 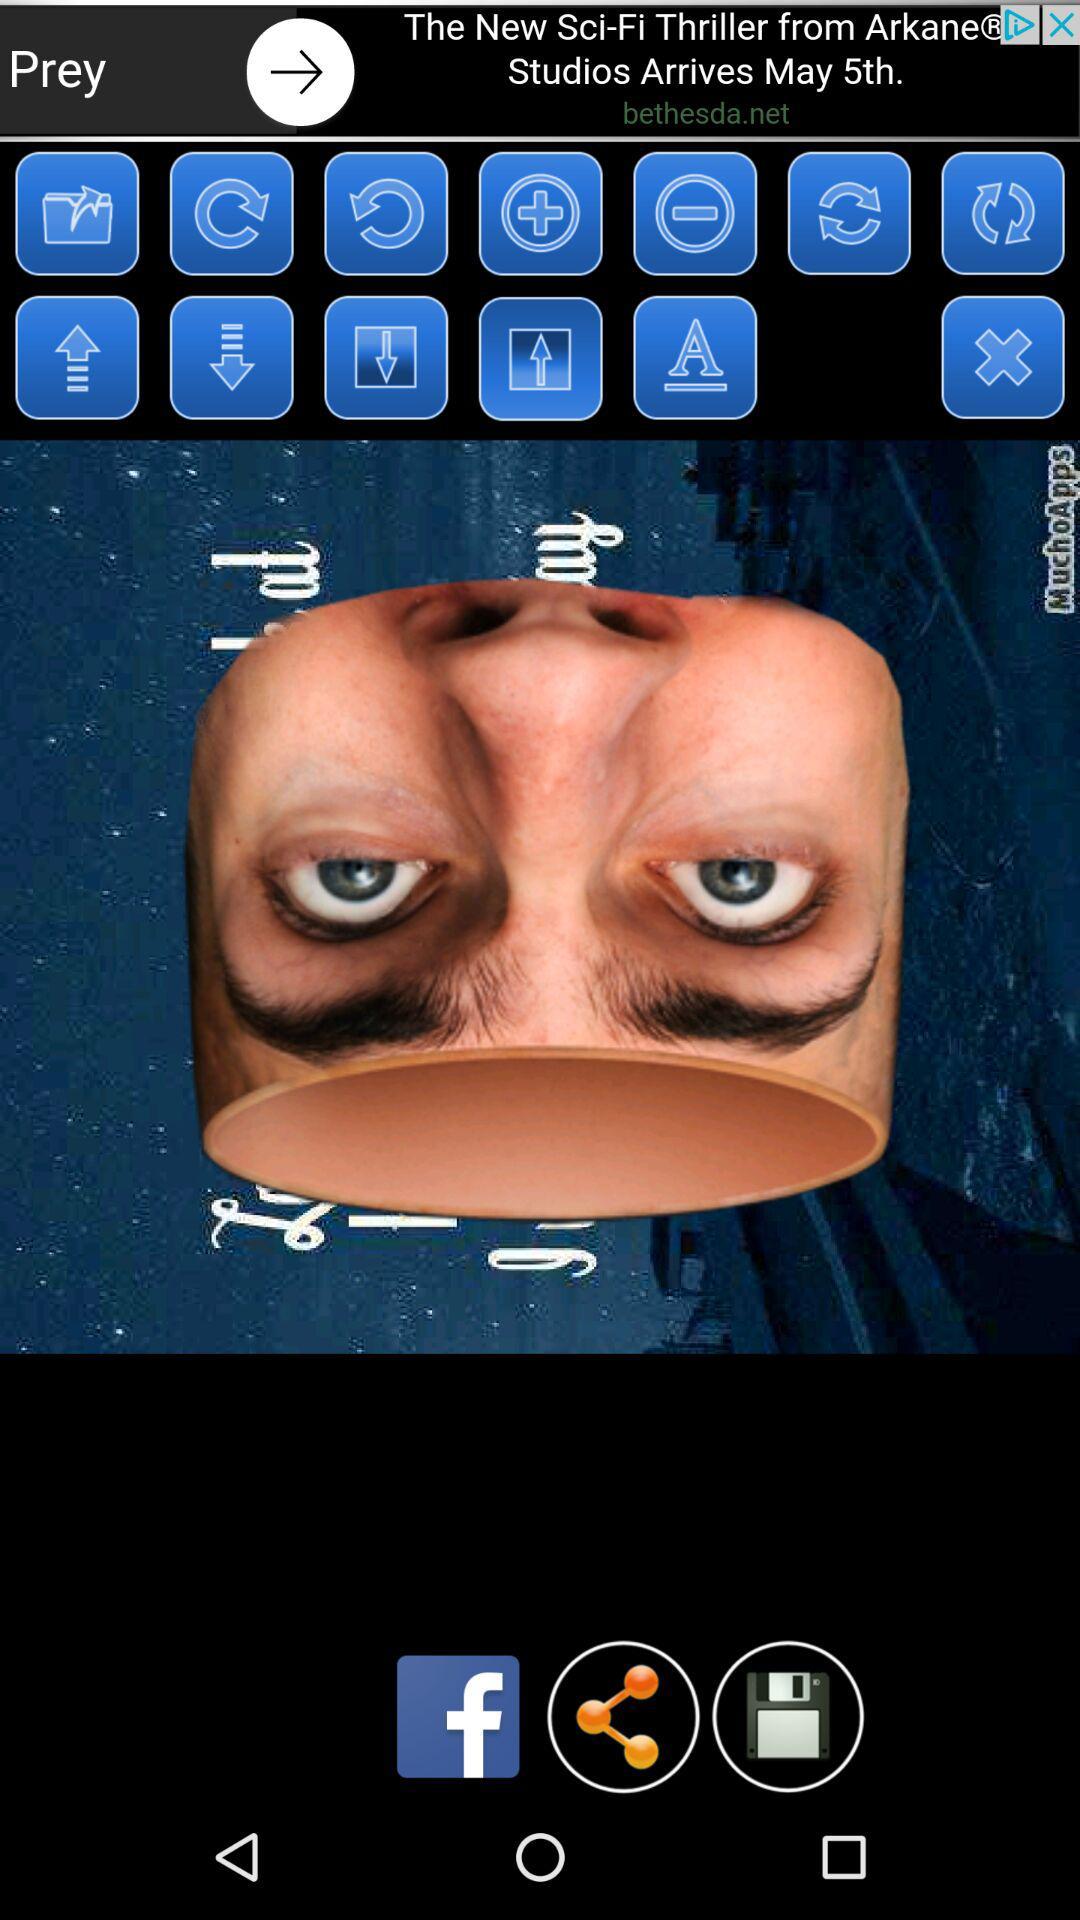 What do you see at coordinates (458, 1715) in the screenshot?
I see `facebook button` at bounding box center [458, 1715].